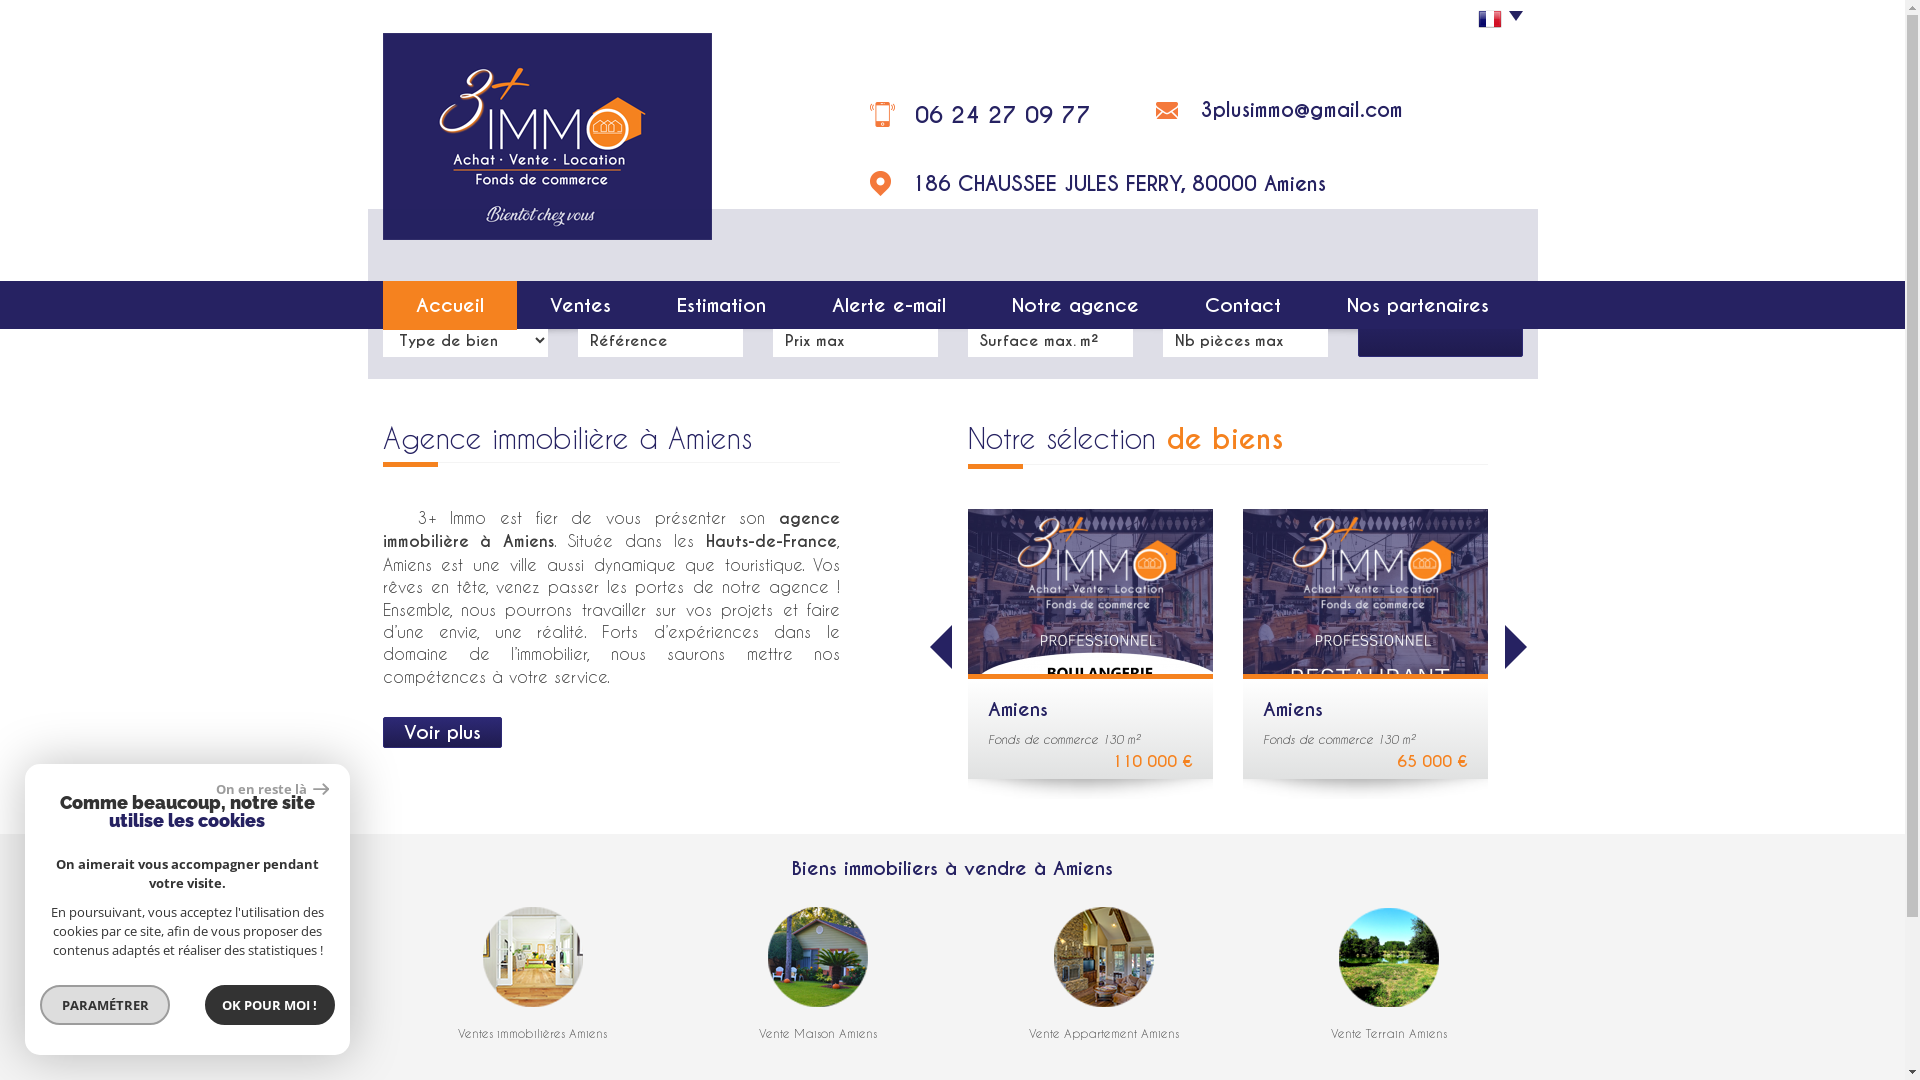 The height and width of the screenshot is (1080, 1920). What do you see at coordinates (887, 305) in the screenshot?
I see `'Alerte e-mail'` at bounding box center [887, 305].